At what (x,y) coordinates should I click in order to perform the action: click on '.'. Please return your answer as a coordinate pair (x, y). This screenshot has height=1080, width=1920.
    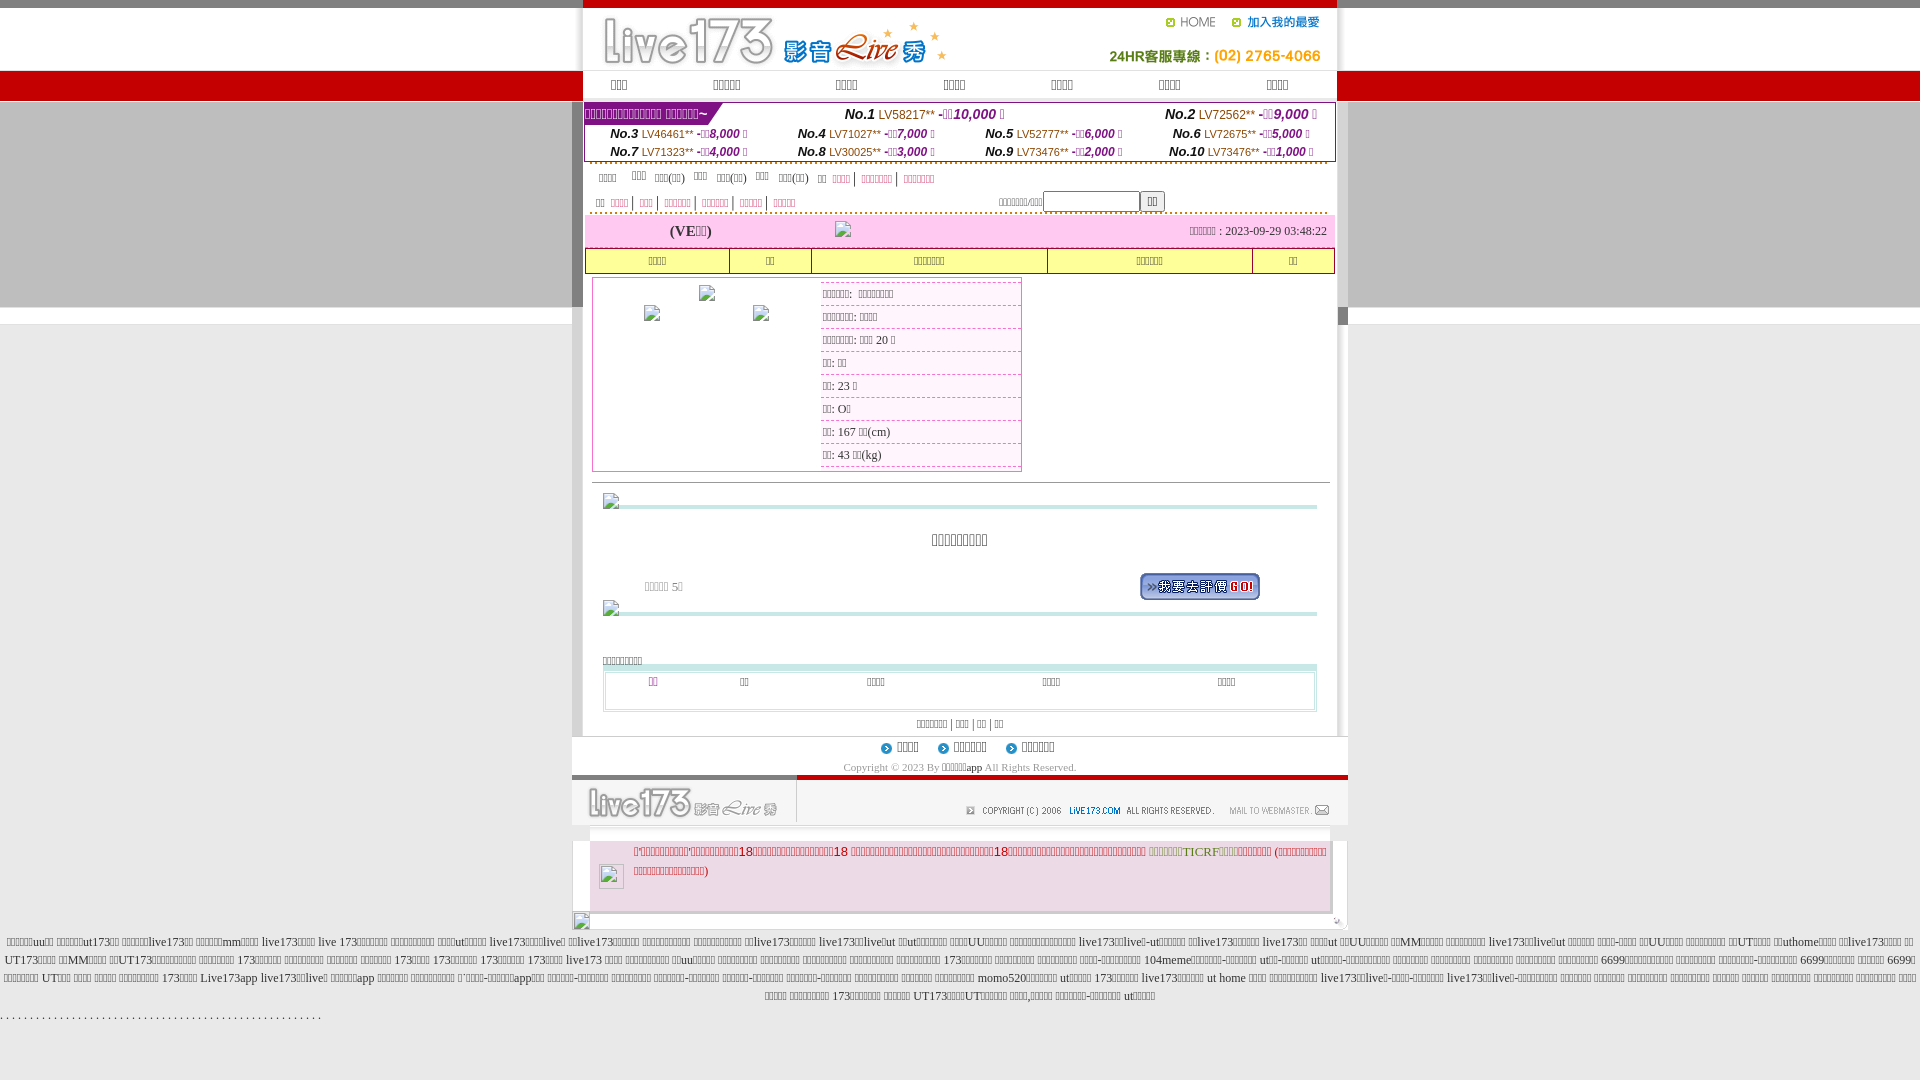
    Looking at the image, I should click on (1, 1014).